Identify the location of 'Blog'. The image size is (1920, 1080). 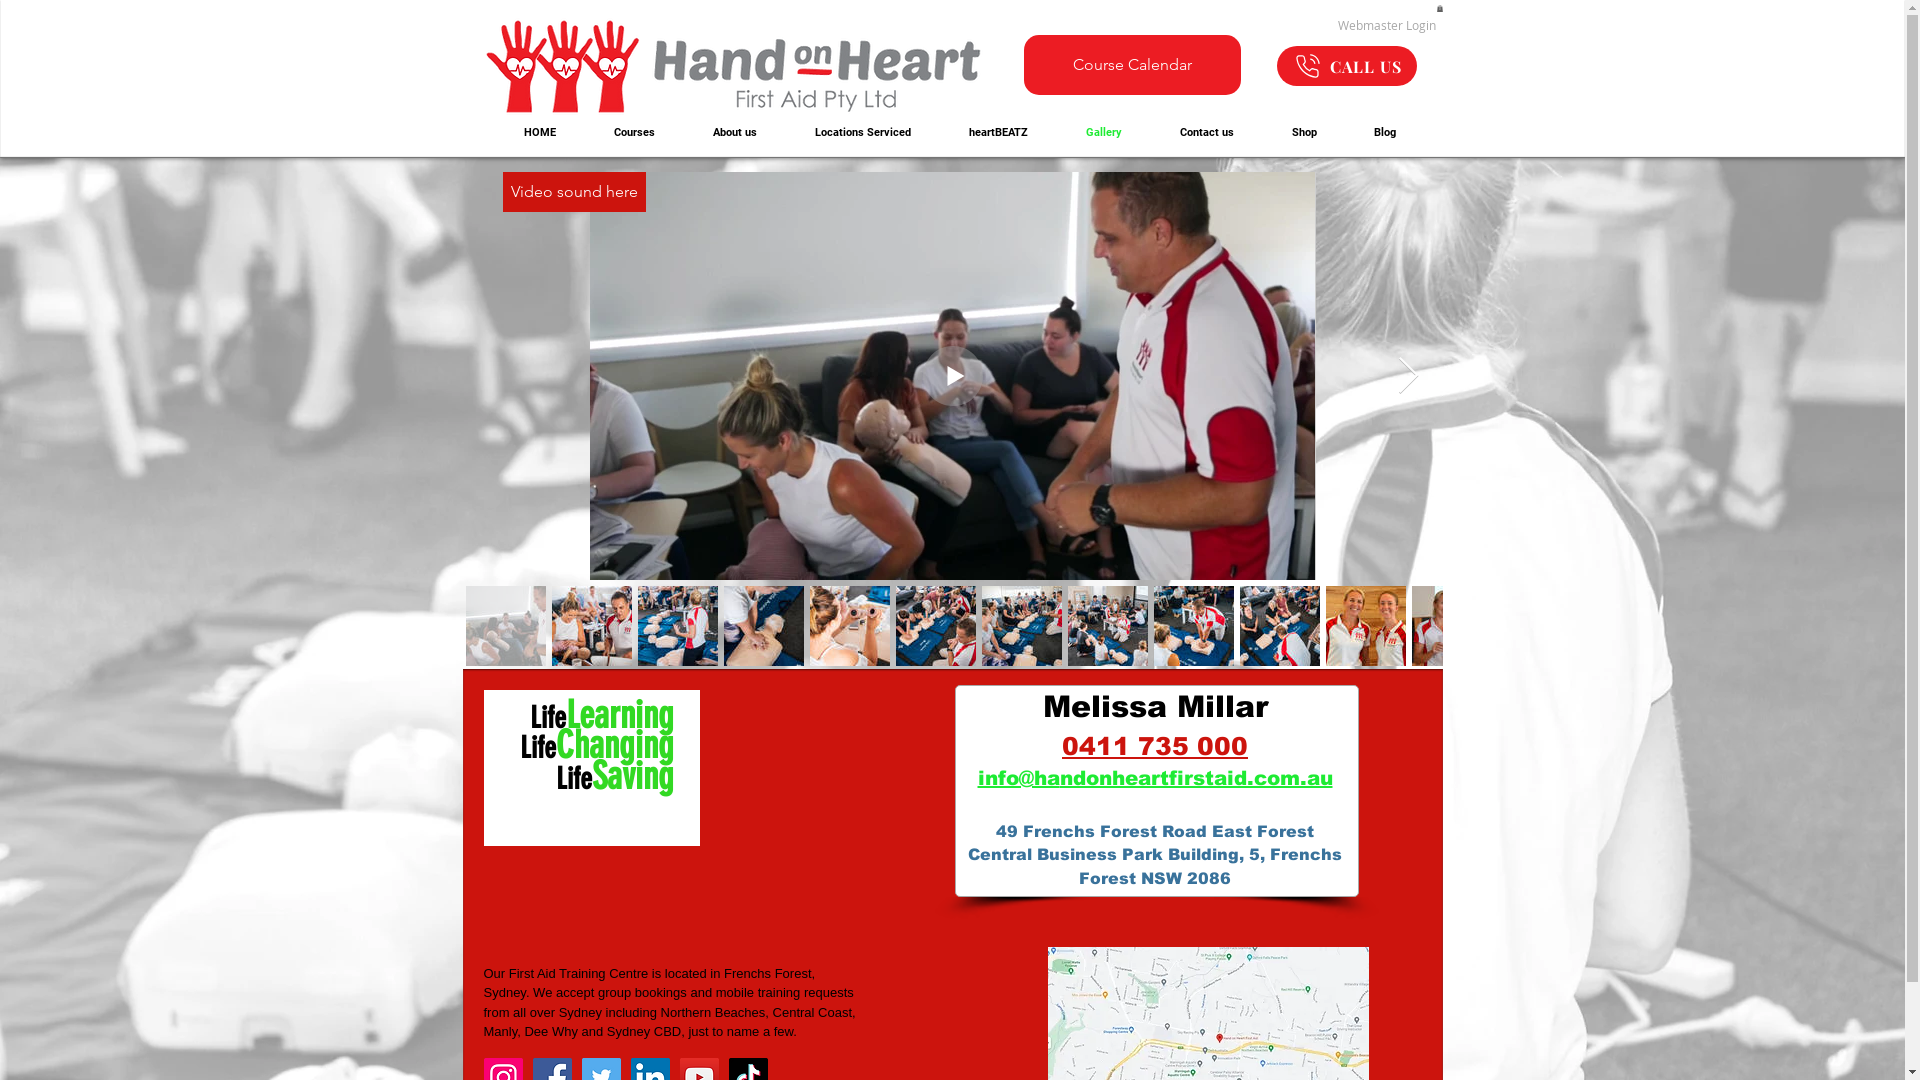
(1384, 132).